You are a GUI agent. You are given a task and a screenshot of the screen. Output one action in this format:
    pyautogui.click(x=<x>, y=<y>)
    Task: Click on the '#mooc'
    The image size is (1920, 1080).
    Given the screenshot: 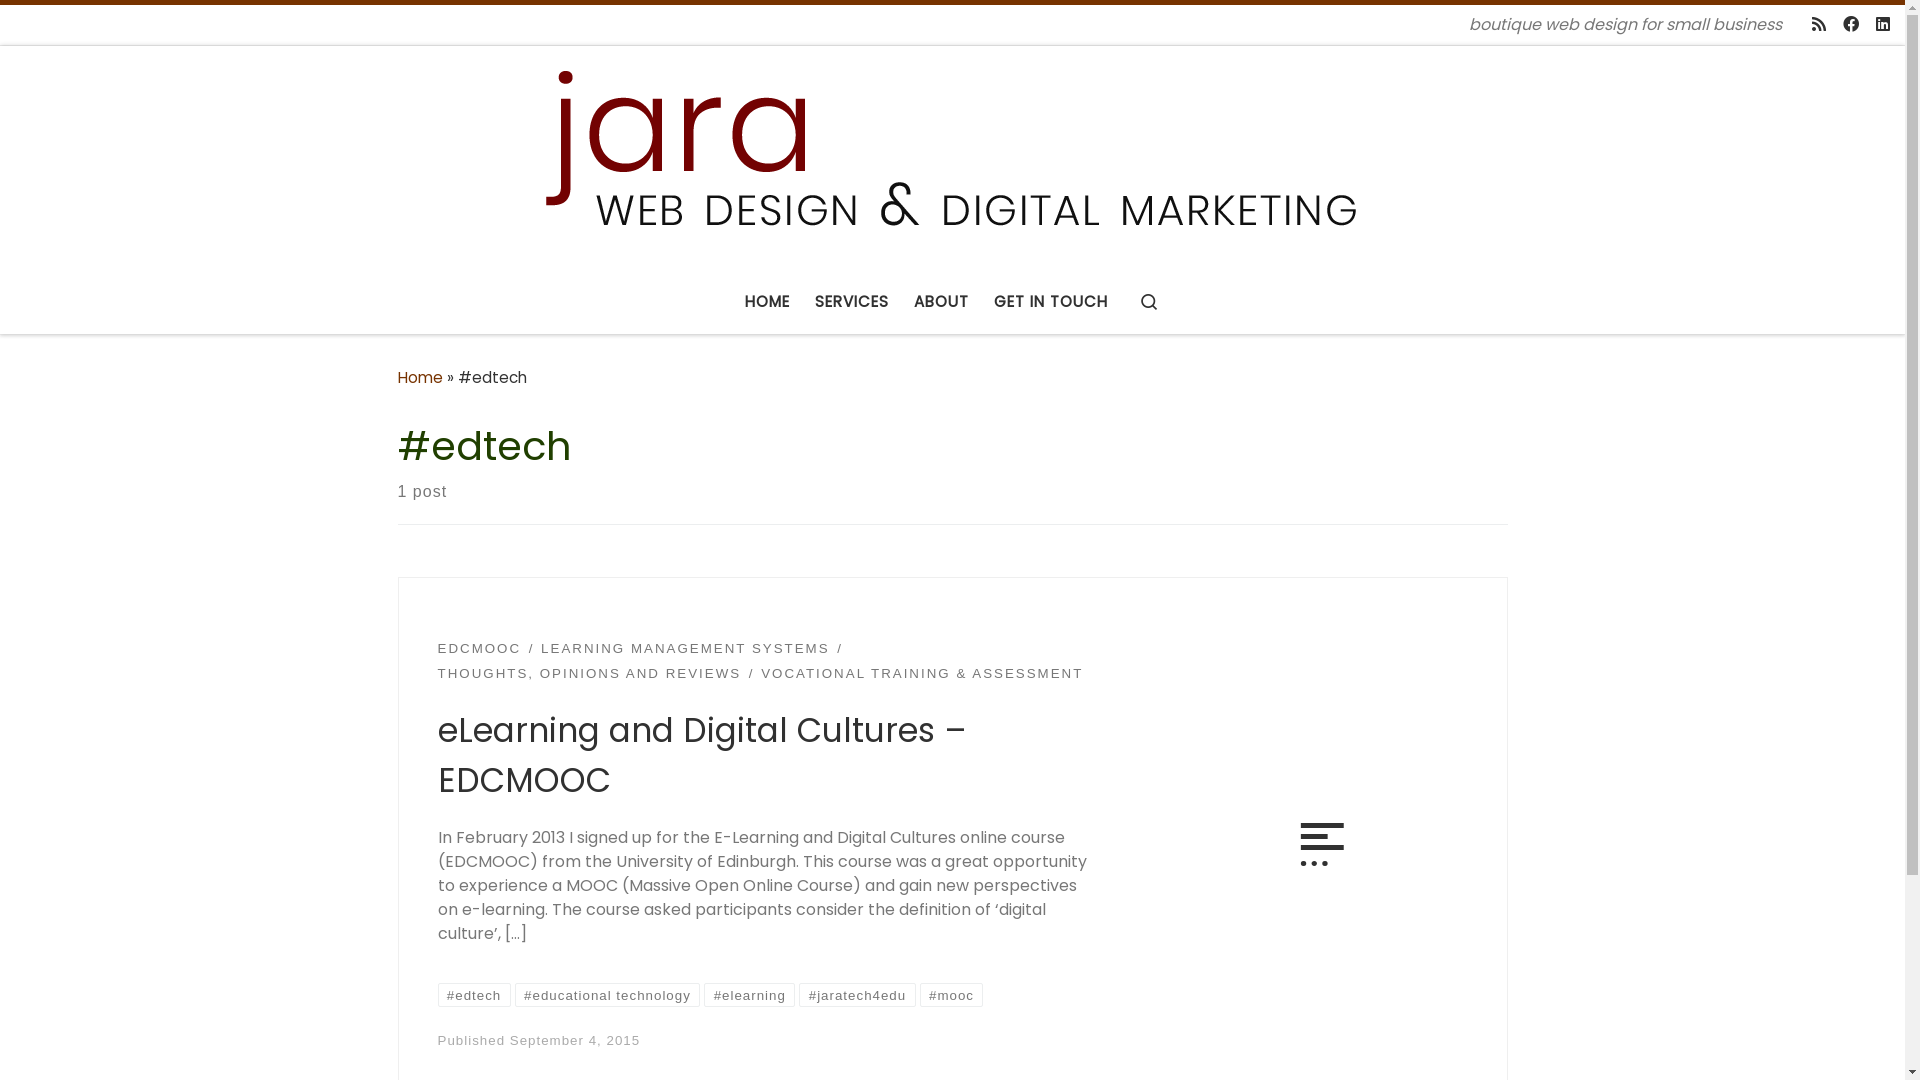 What is the action you would take?
    pyautogui.click(x=919, y=995)
    